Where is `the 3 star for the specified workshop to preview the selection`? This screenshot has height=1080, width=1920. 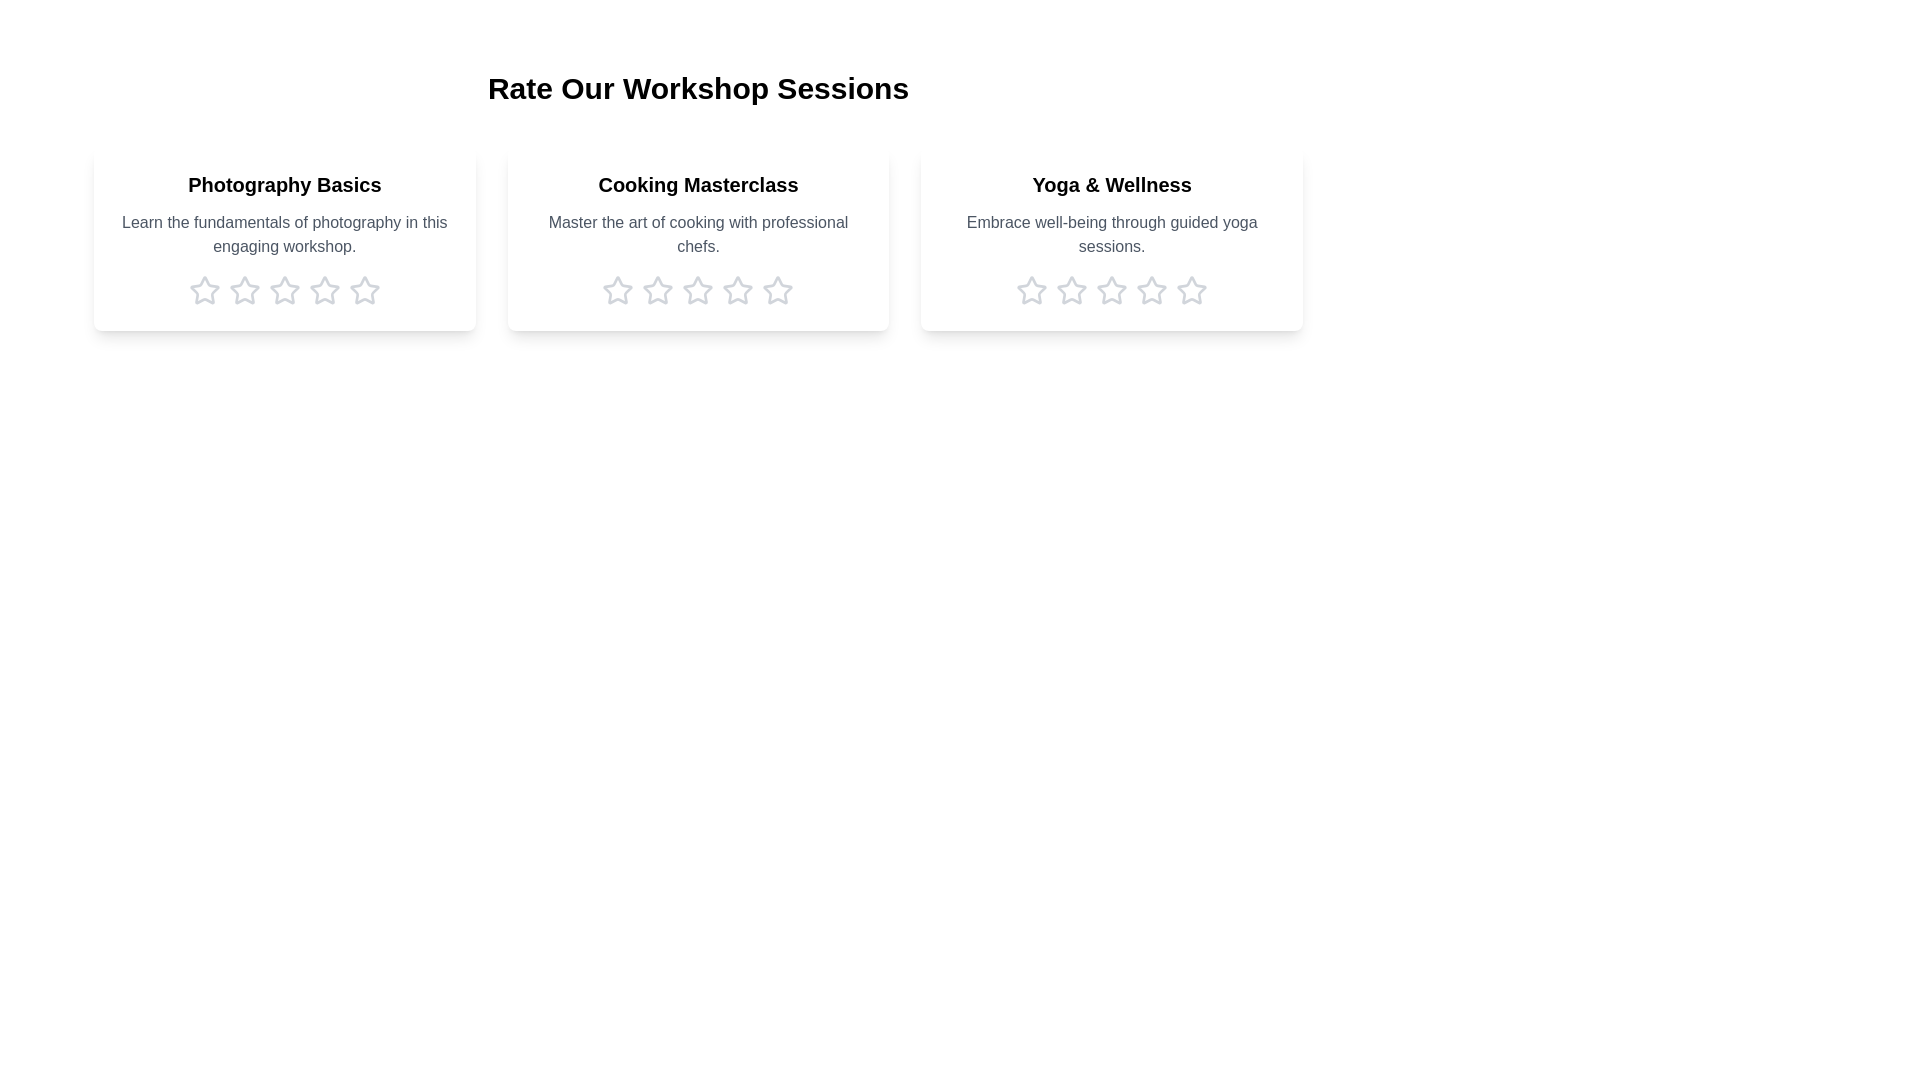 the 3 star for the specified workshop to preview the selection is located at coordinates (283, 290).